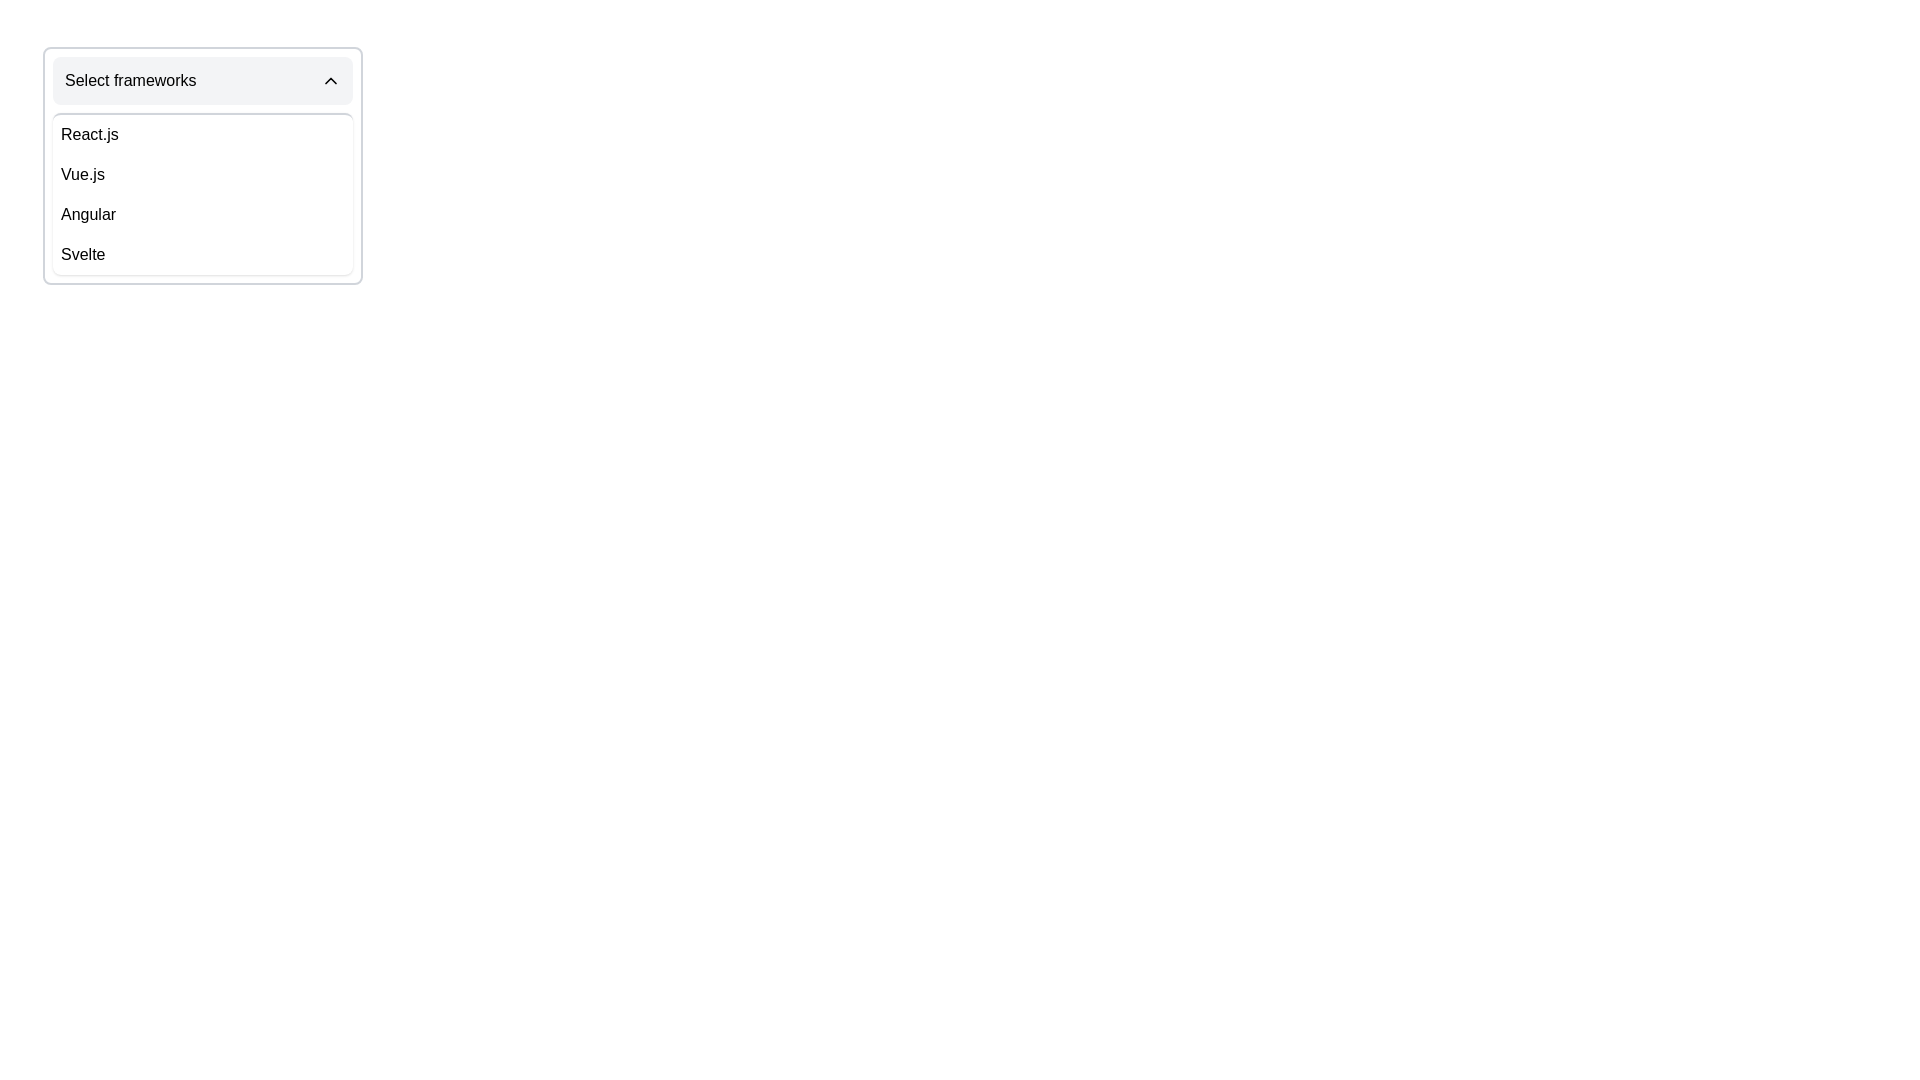 The image size is (1920, 1080). I want to click on the 'Angular' option in the dropdown menu titled 'Select frameworks', so click(87, 215).